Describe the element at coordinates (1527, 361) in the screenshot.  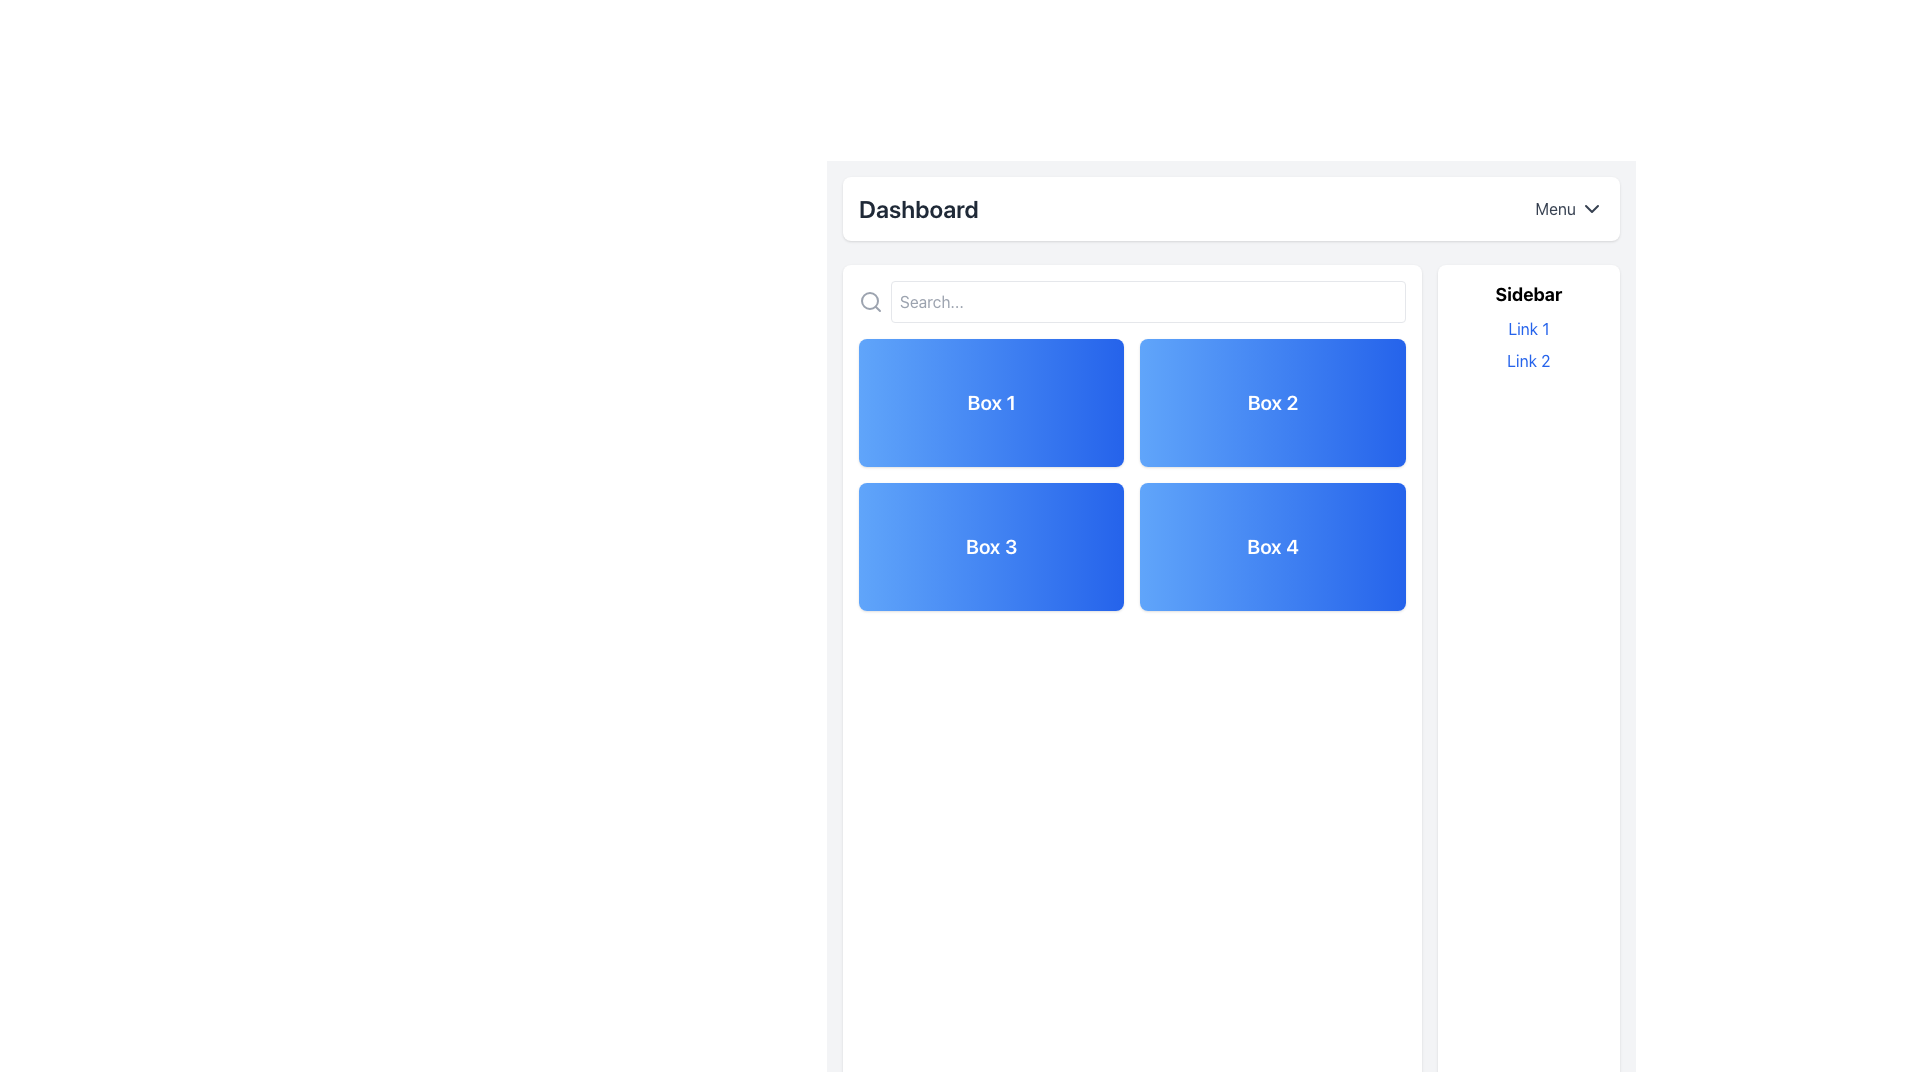
I see `the text-based hyperlink labeled 'Link 2' in the sidebar` at that location.